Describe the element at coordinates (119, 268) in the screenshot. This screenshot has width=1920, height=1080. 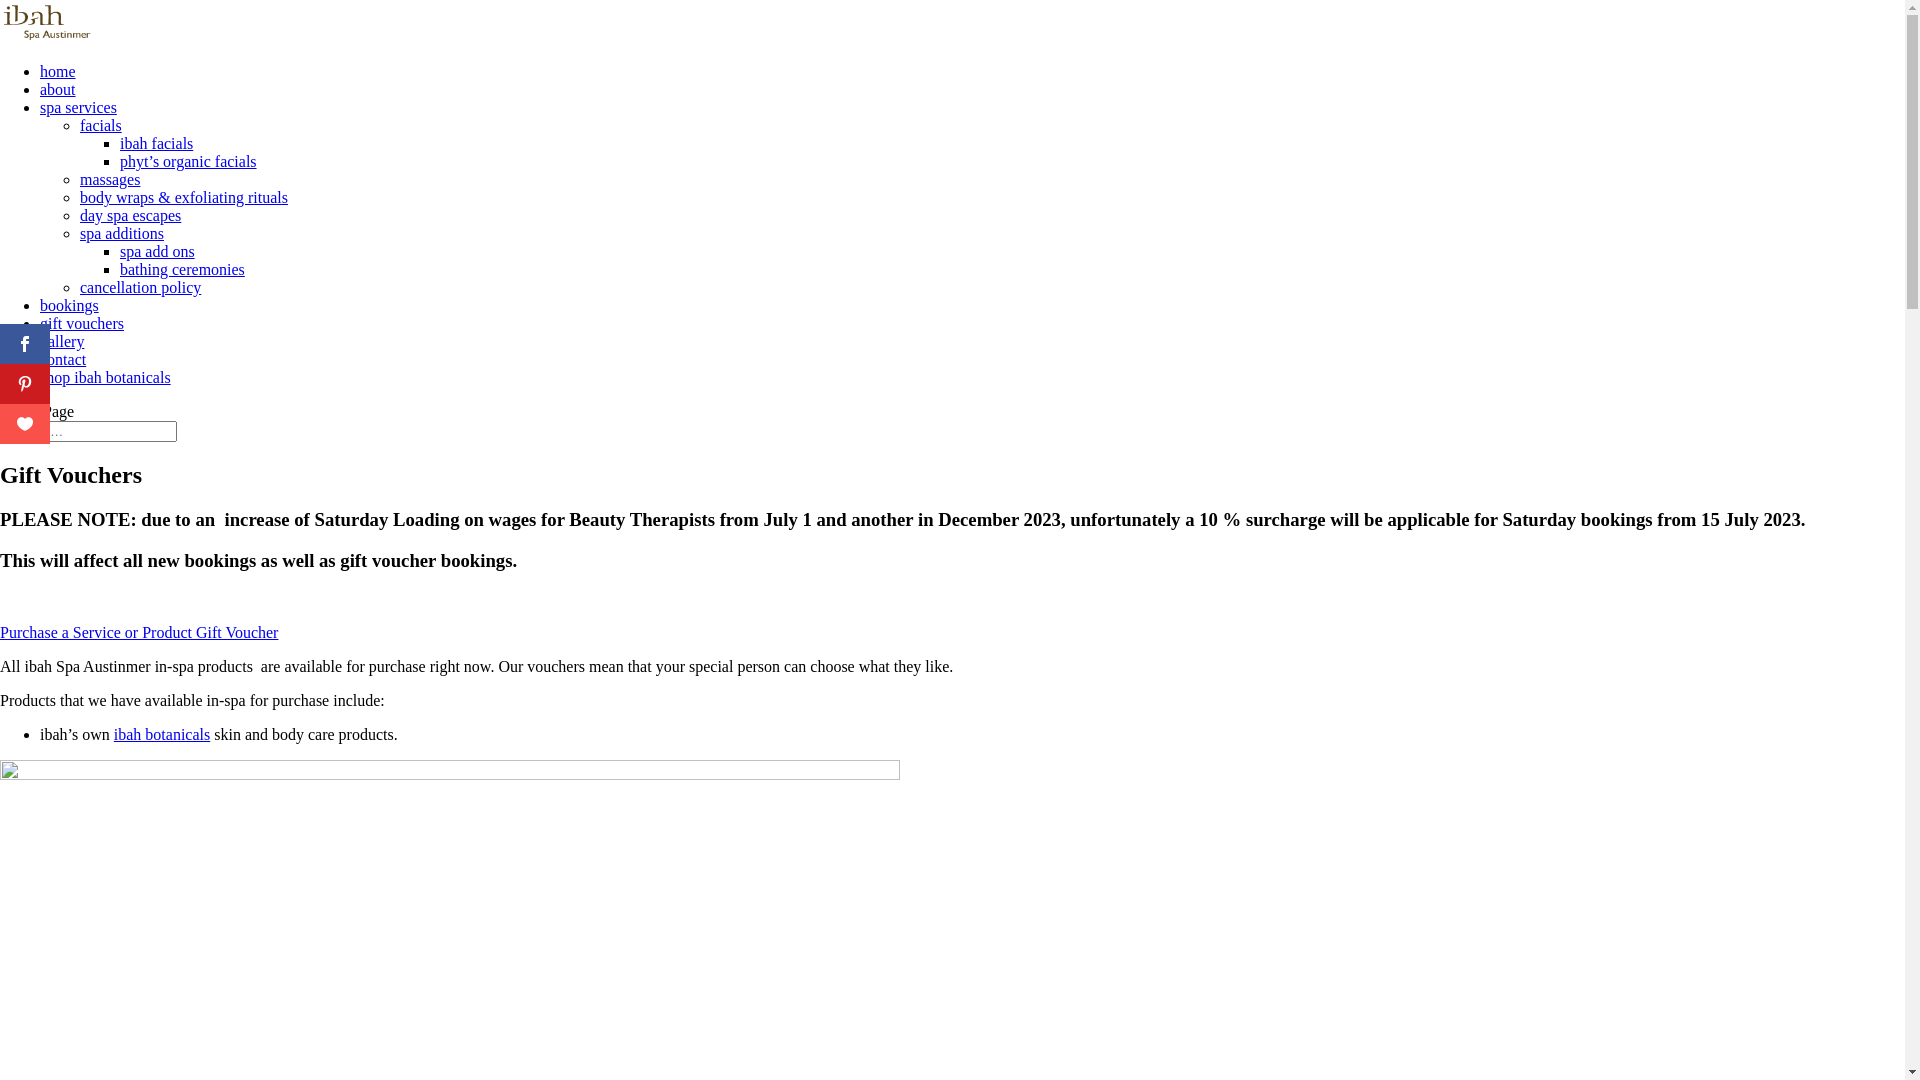
I see `'bathing ceremonies'` at that location.